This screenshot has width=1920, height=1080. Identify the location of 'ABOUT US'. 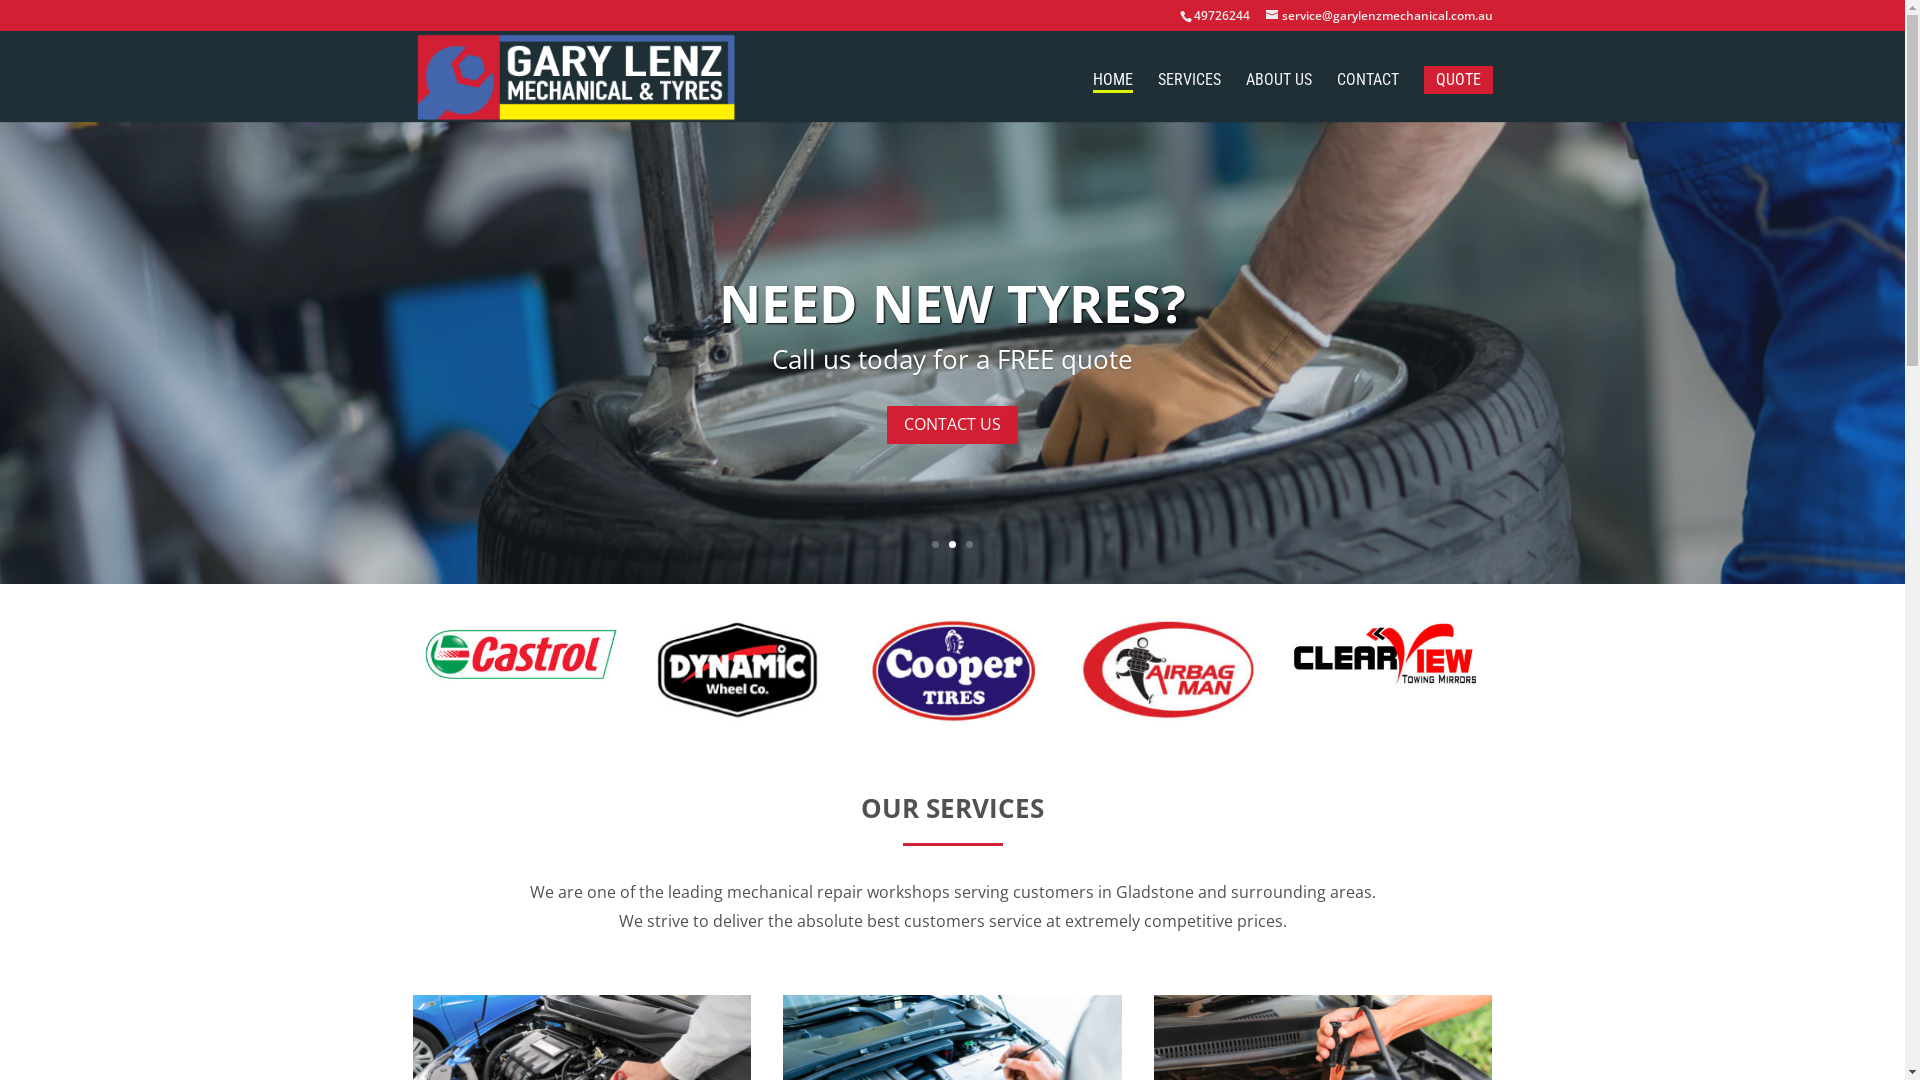
(1277, 97).